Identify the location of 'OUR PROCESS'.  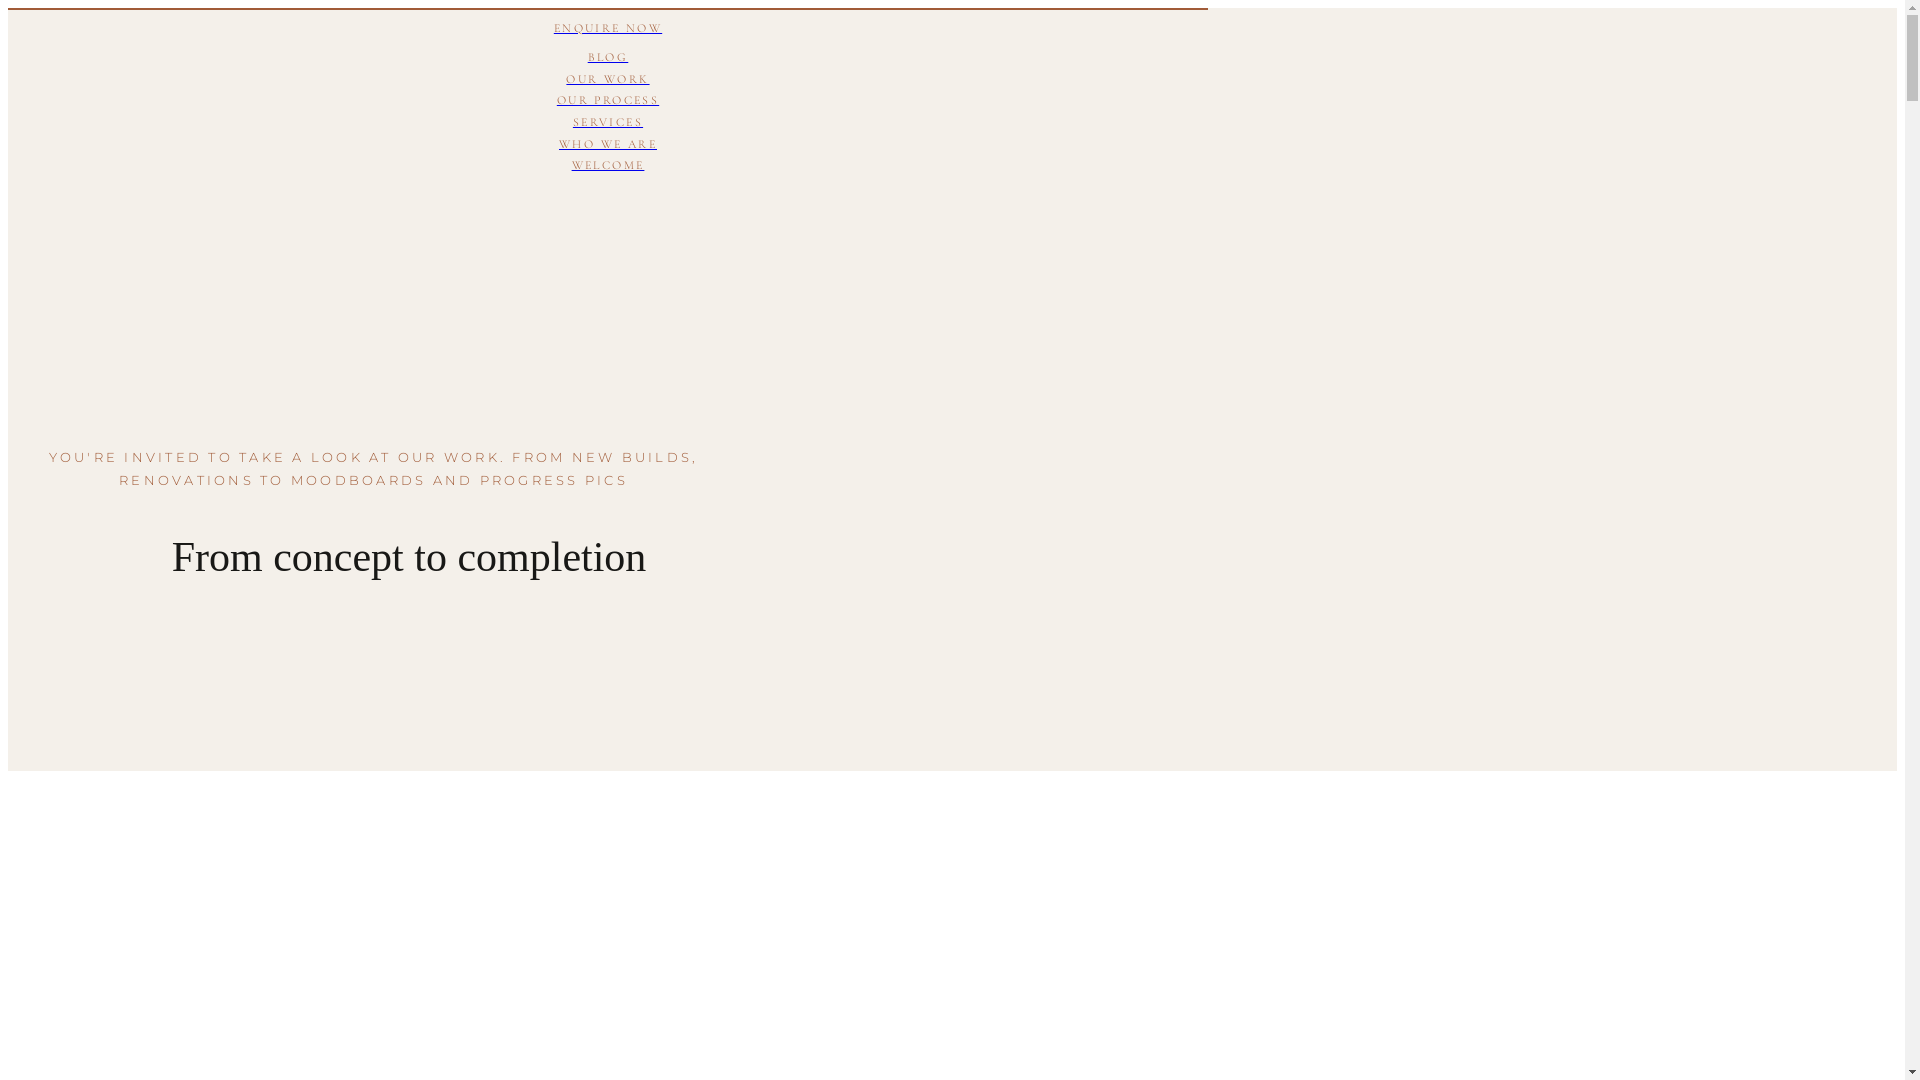
(607, 100).